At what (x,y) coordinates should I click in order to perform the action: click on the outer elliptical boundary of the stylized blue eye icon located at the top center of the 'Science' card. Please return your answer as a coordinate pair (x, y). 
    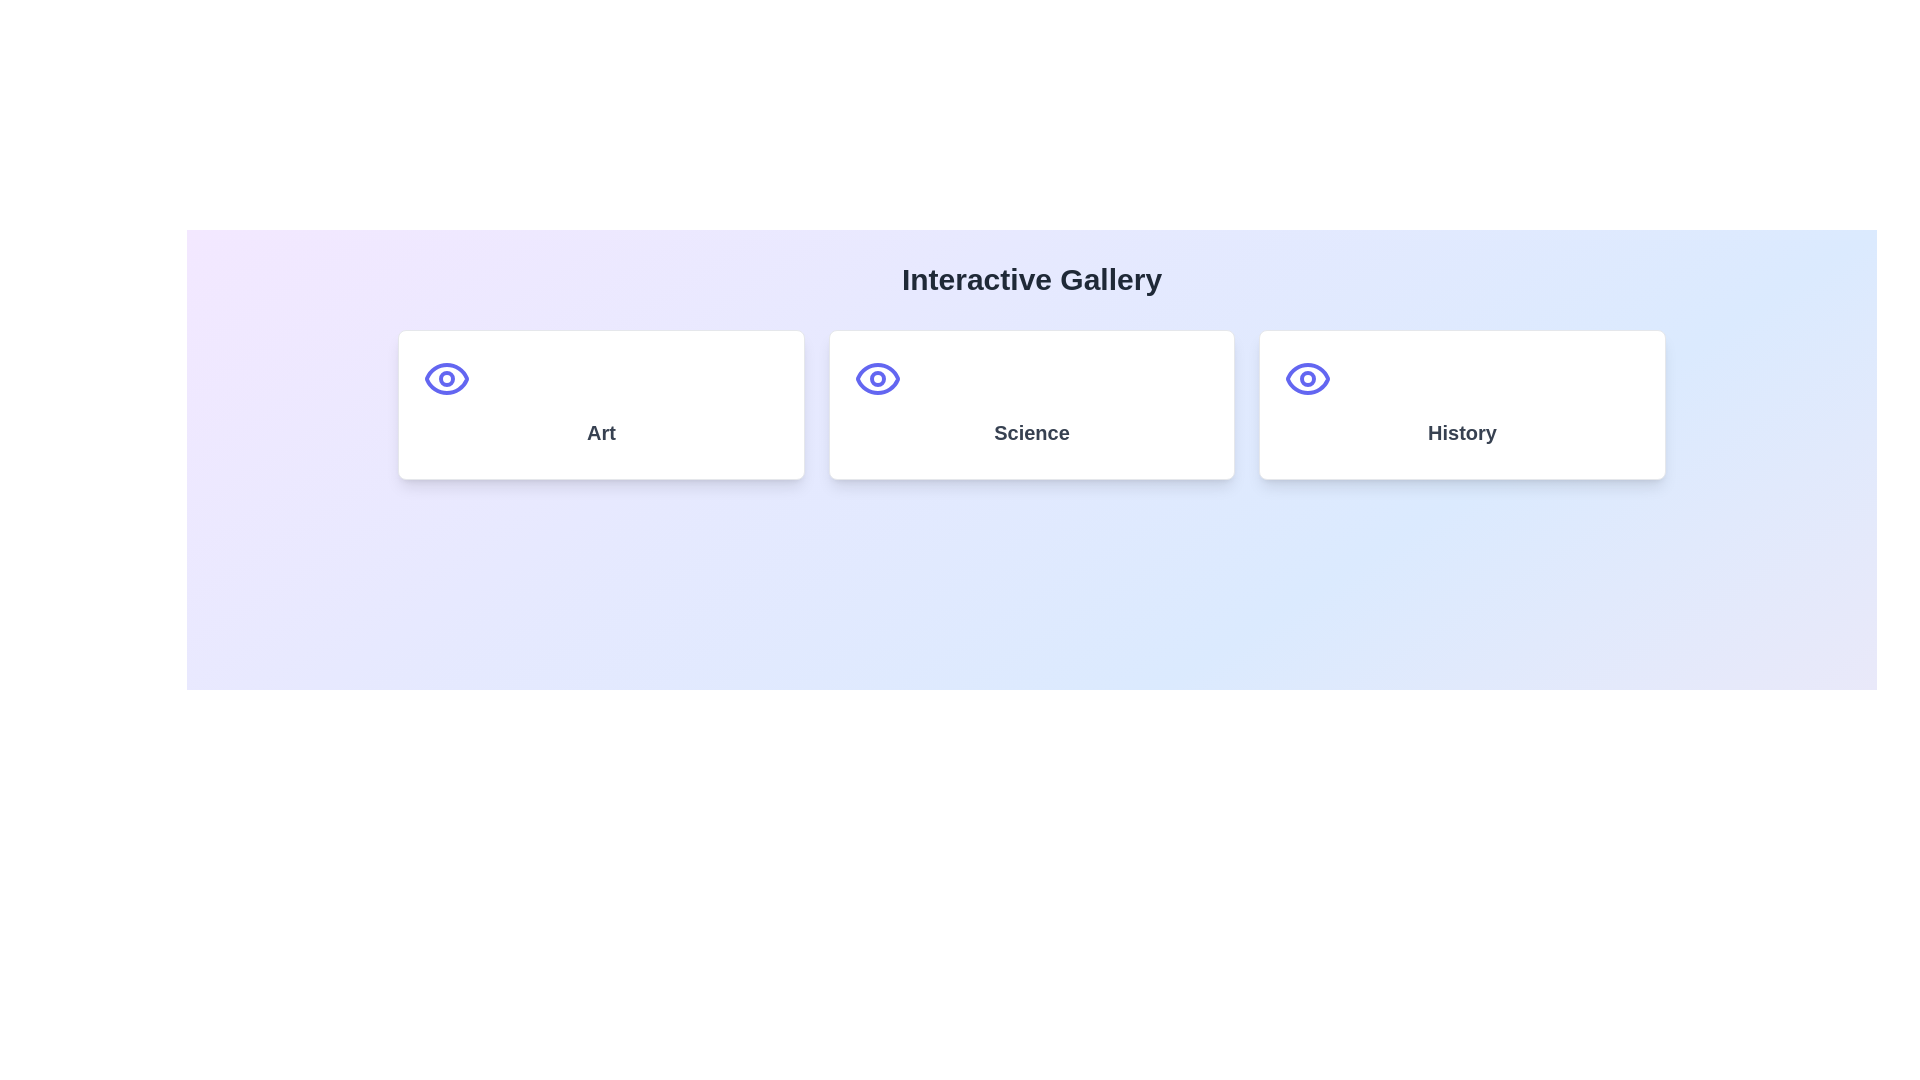
    Looking at the image, I should click on (877, 378).